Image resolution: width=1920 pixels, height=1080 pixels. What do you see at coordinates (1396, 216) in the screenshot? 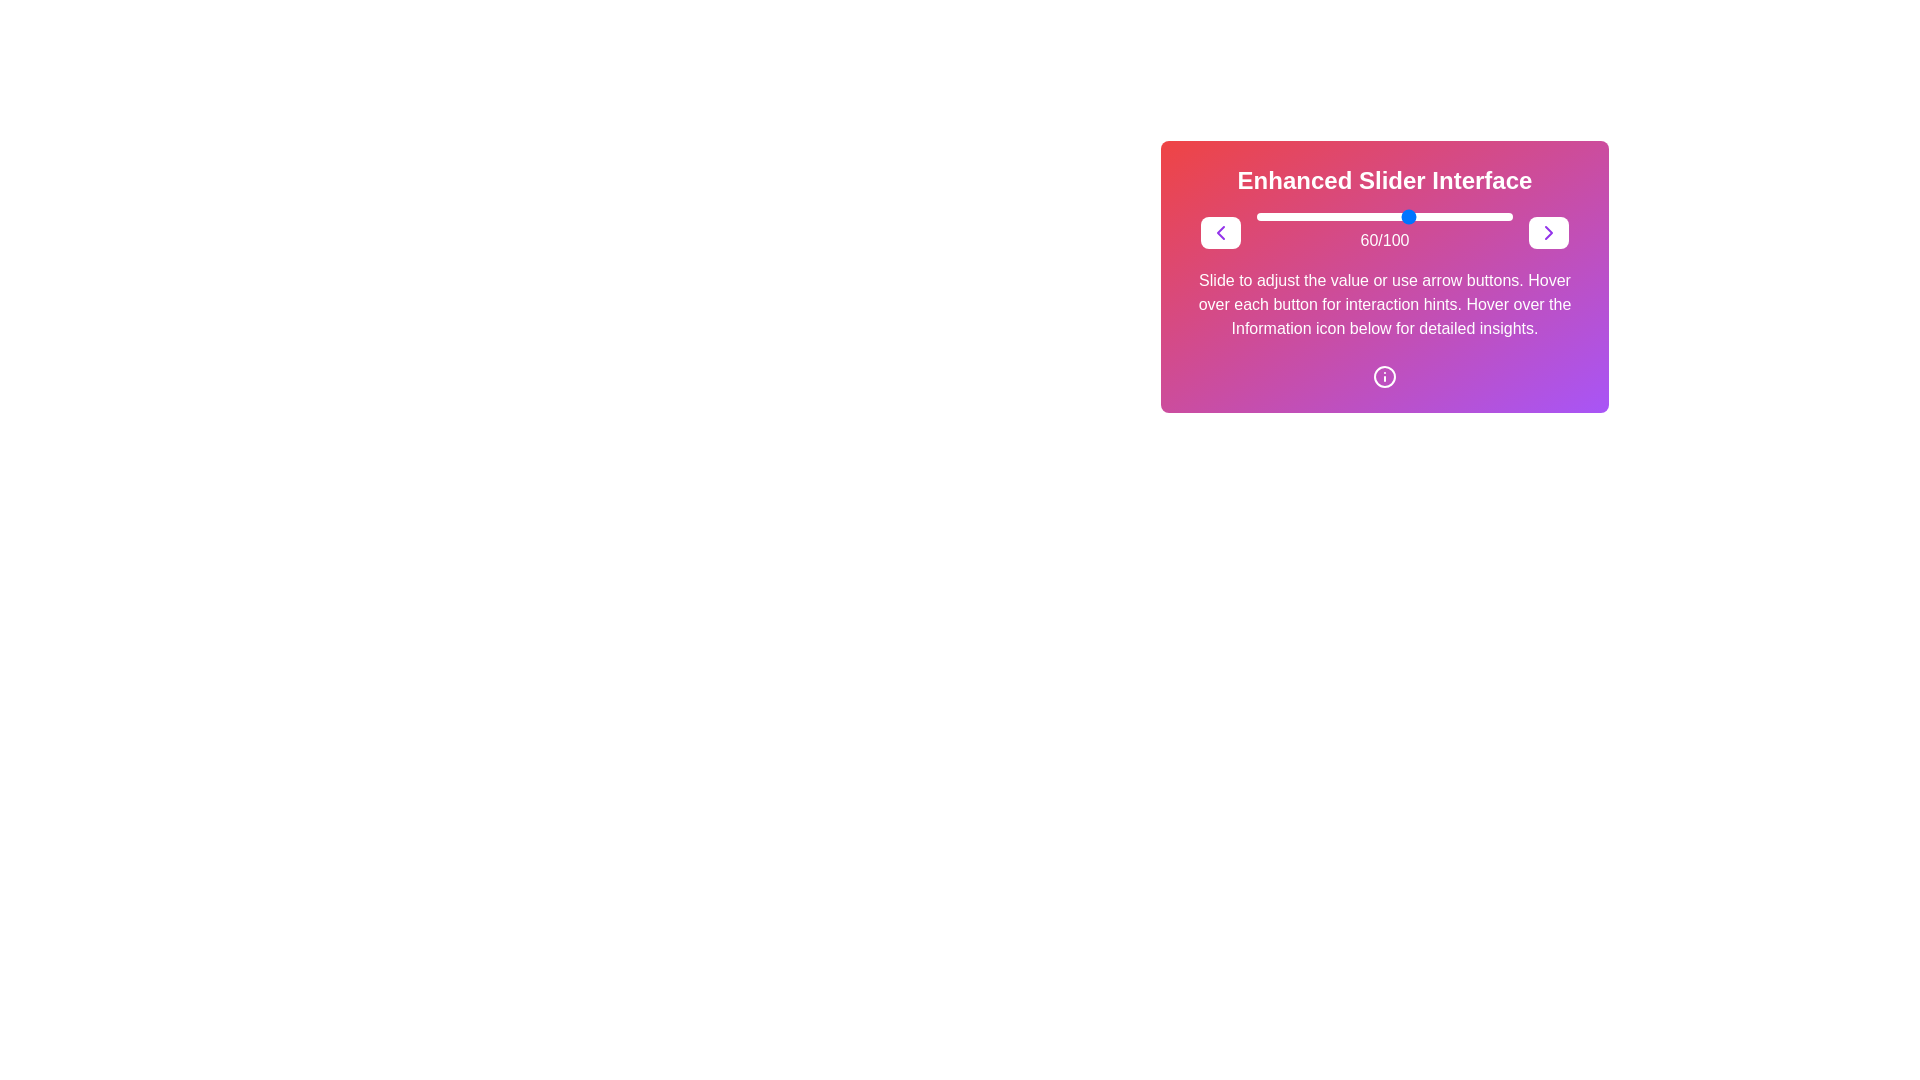
I see `the slider value` at bounding box center [1396, 216].